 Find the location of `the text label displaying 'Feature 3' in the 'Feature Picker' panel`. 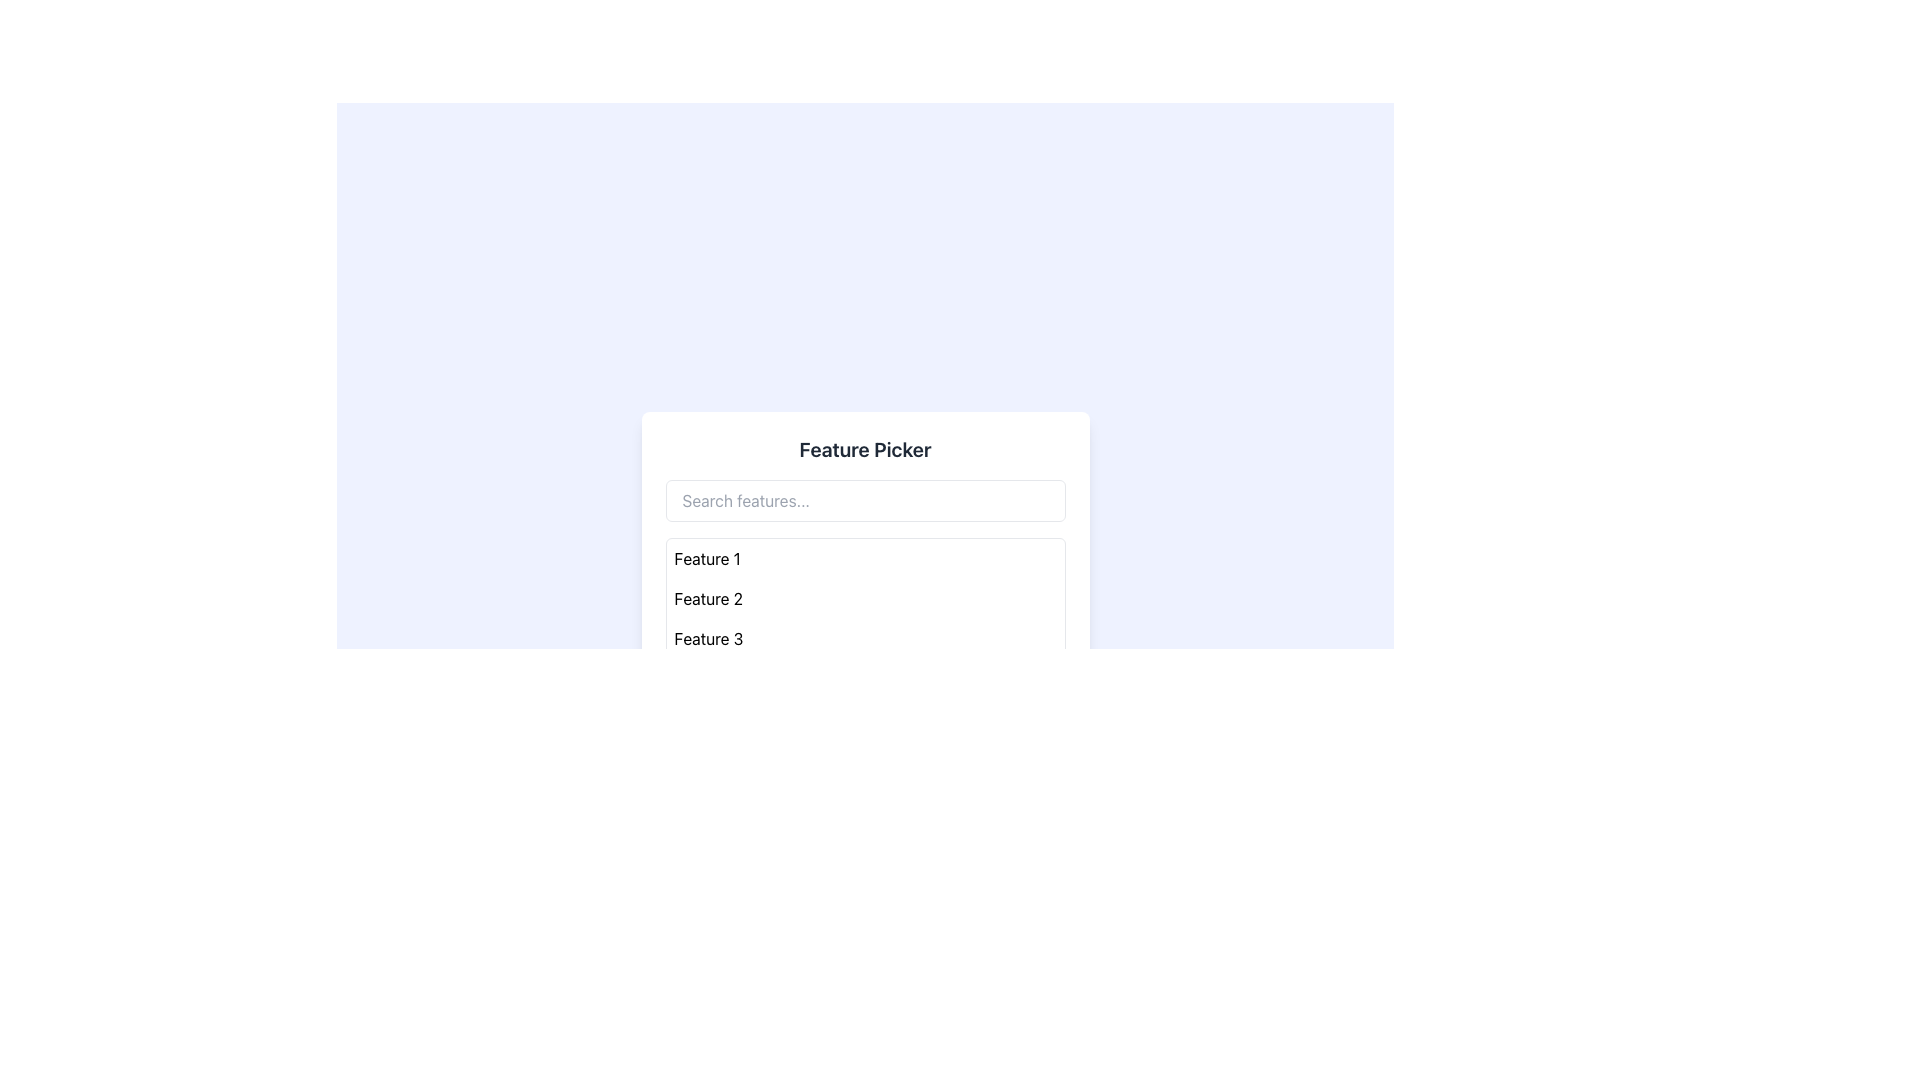

the text label displaying 'Feature 3' in the 'Feature Picker' panel is located at coordinates (709, 639).